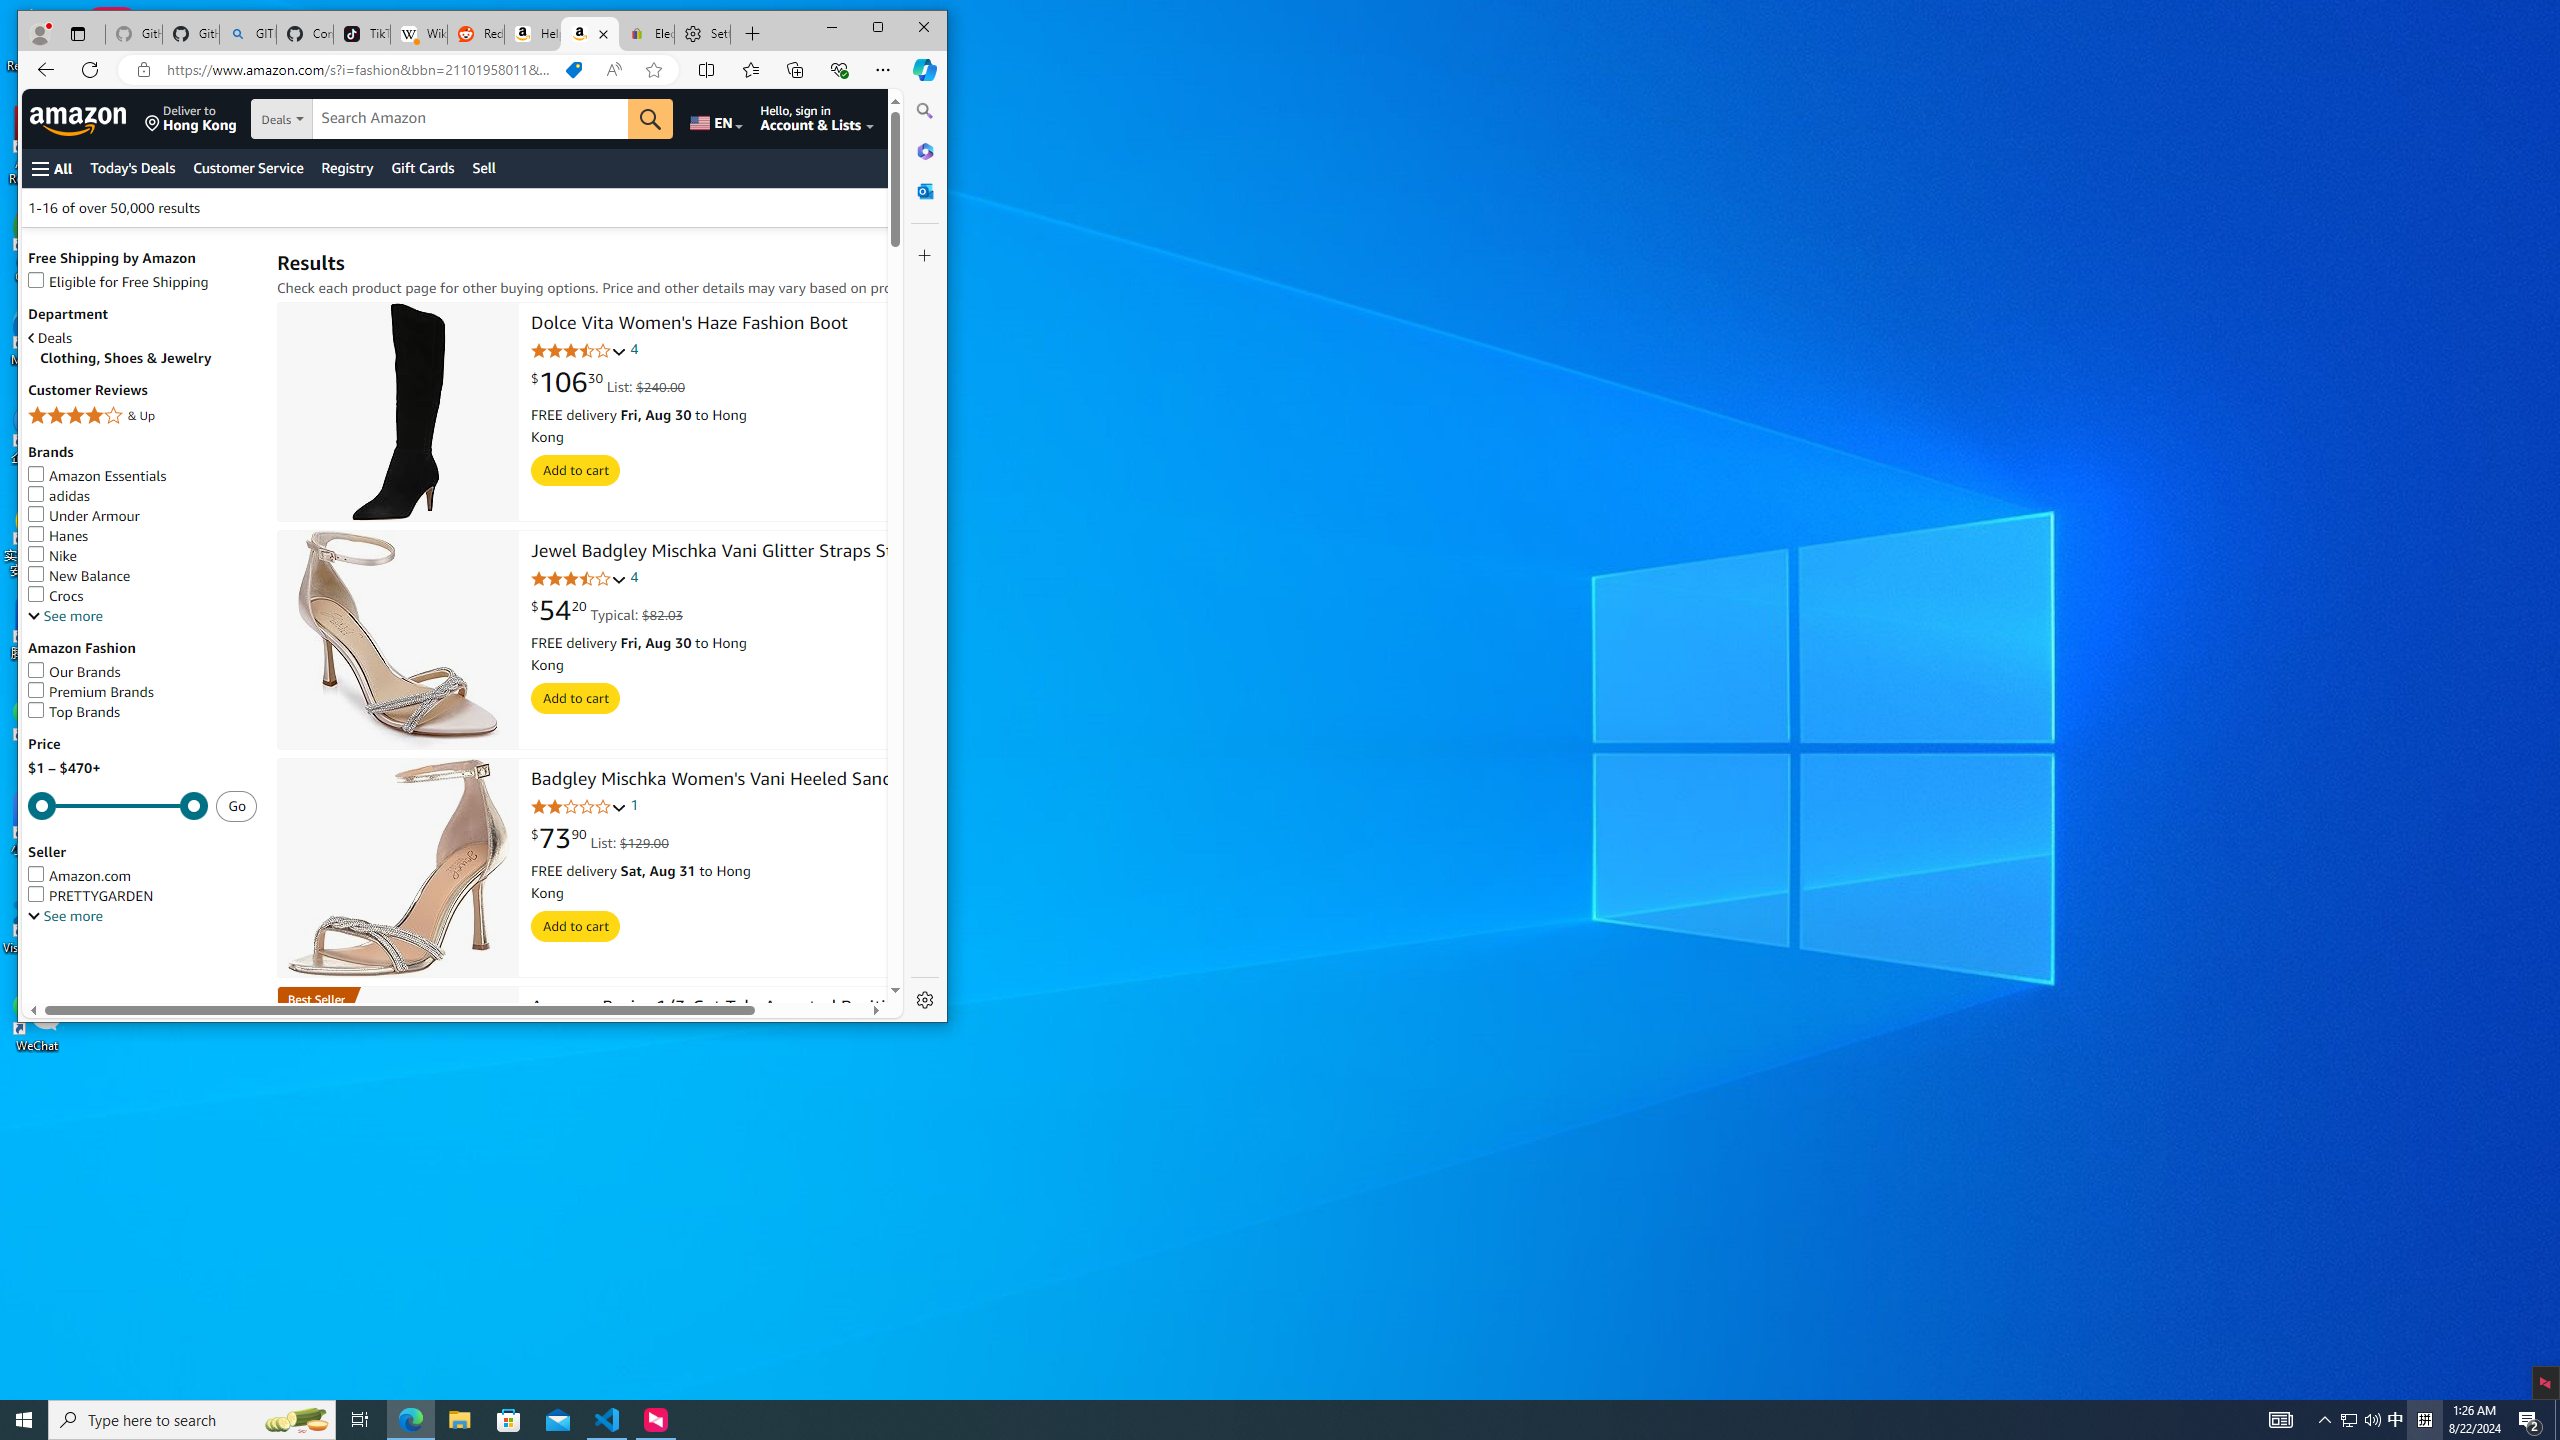  What do you see at coordinates (191, 1418) in the screenshot?
I see `'Type here to search'` at bounding box center [191, 1418].